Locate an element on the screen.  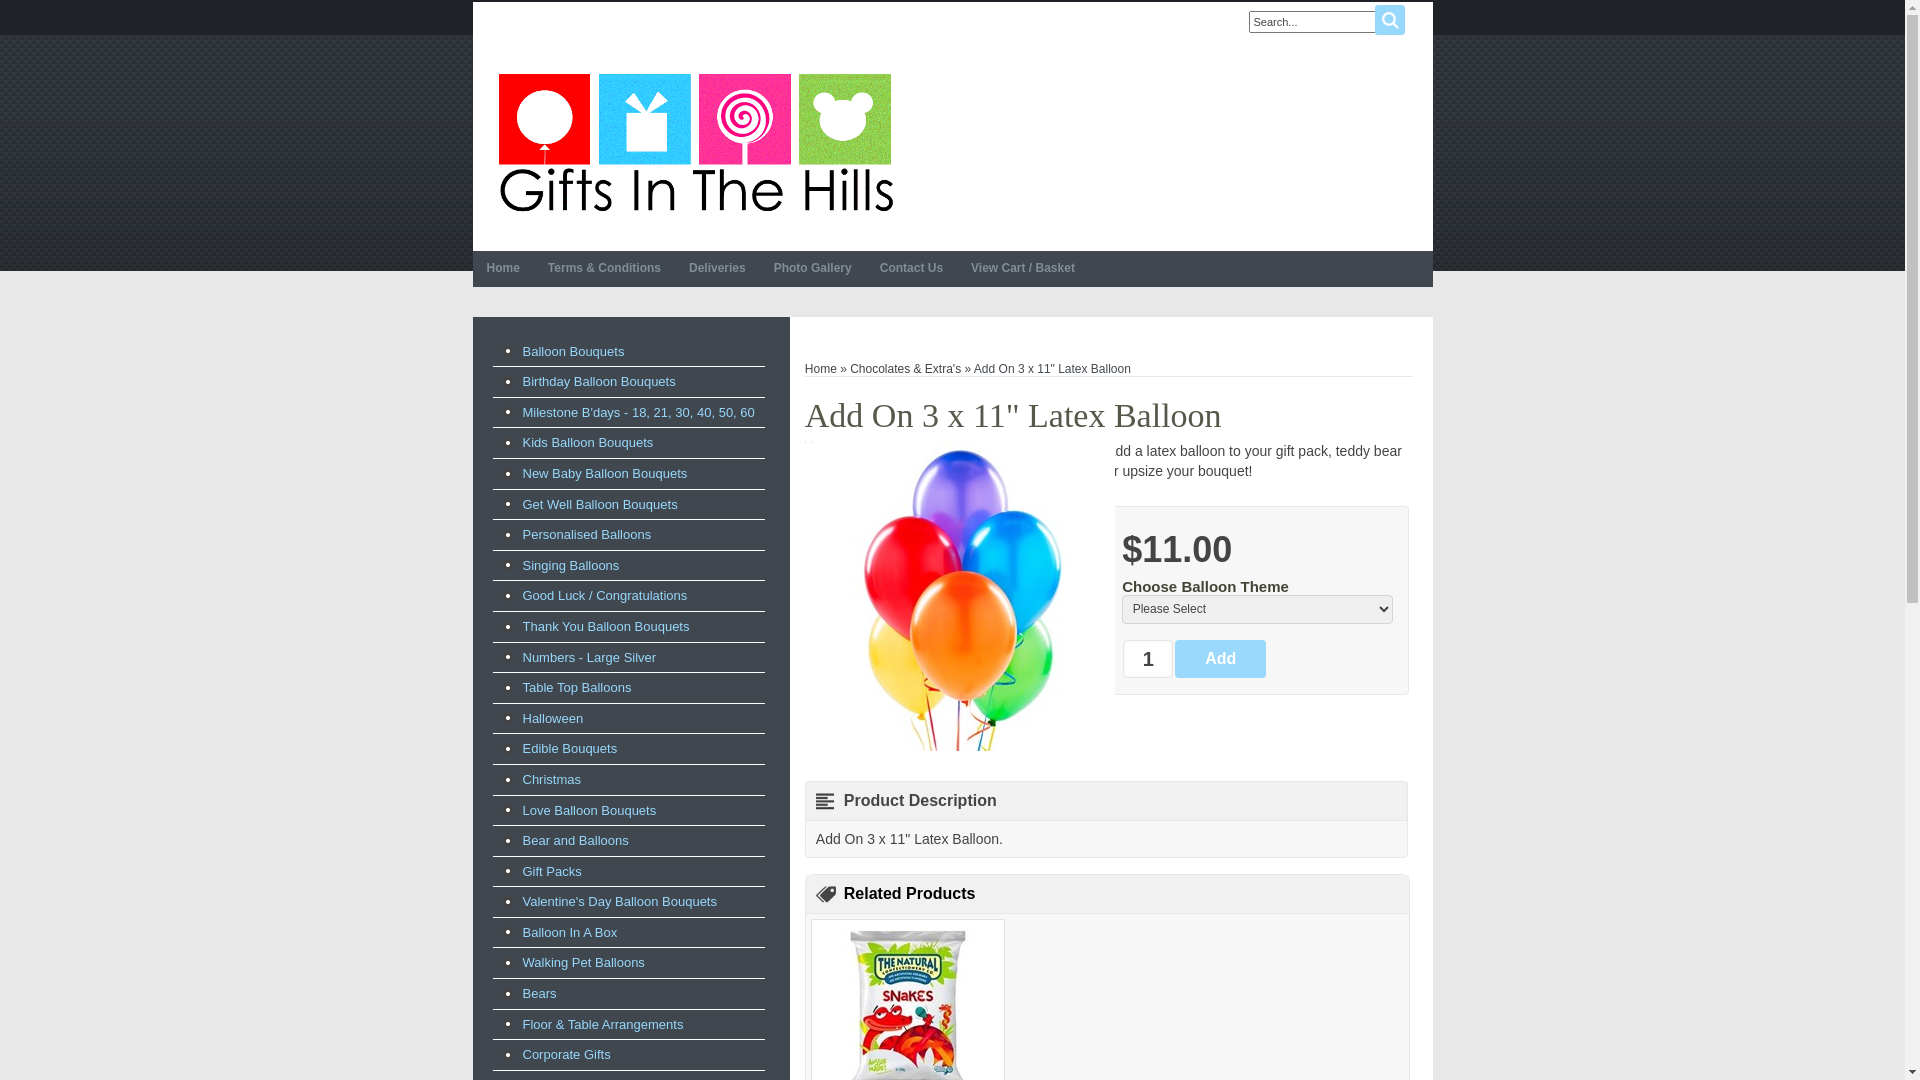
'Home' is located at coordinates (470, 268).